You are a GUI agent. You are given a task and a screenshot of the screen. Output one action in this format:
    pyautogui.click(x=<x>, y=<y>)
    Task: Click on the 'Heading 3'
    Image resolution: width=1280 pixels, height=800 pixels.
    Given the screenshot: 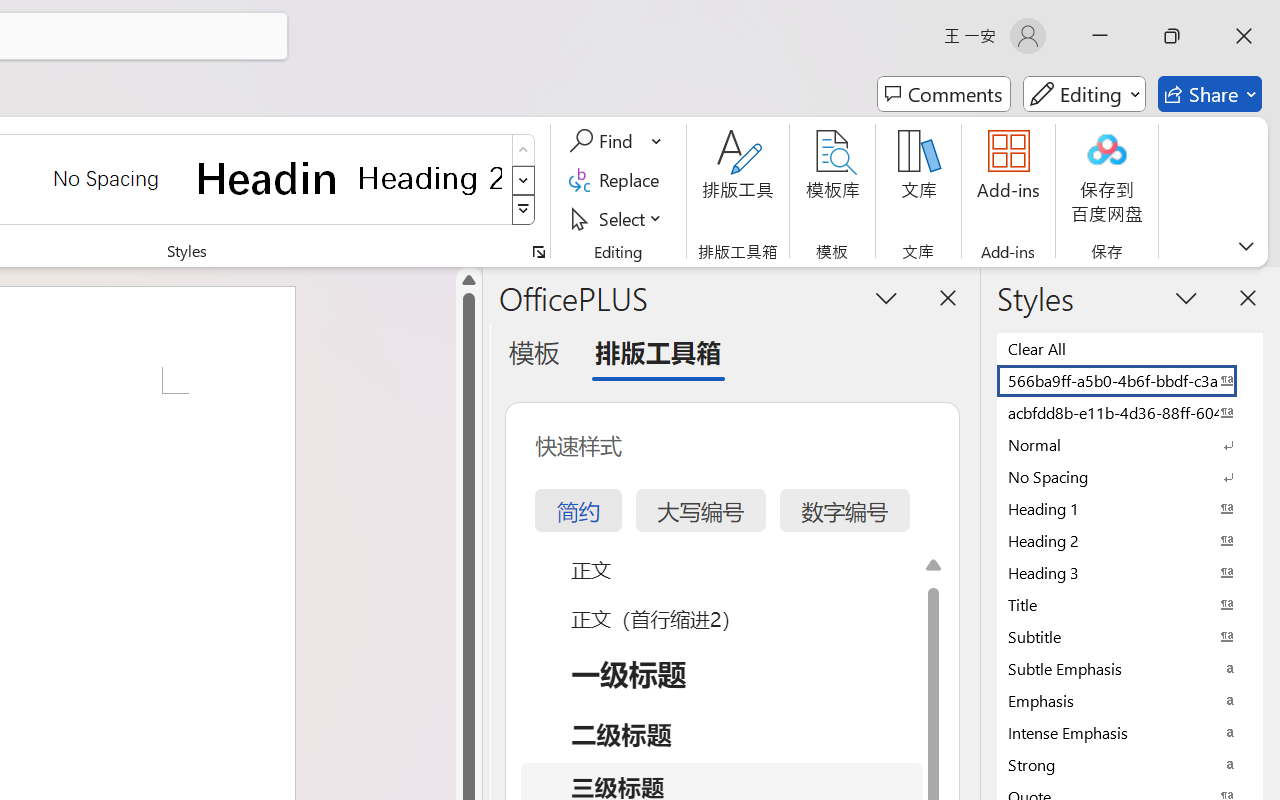 What is the action you would take?
    pyautogui.click(x=1130, y=571)
    